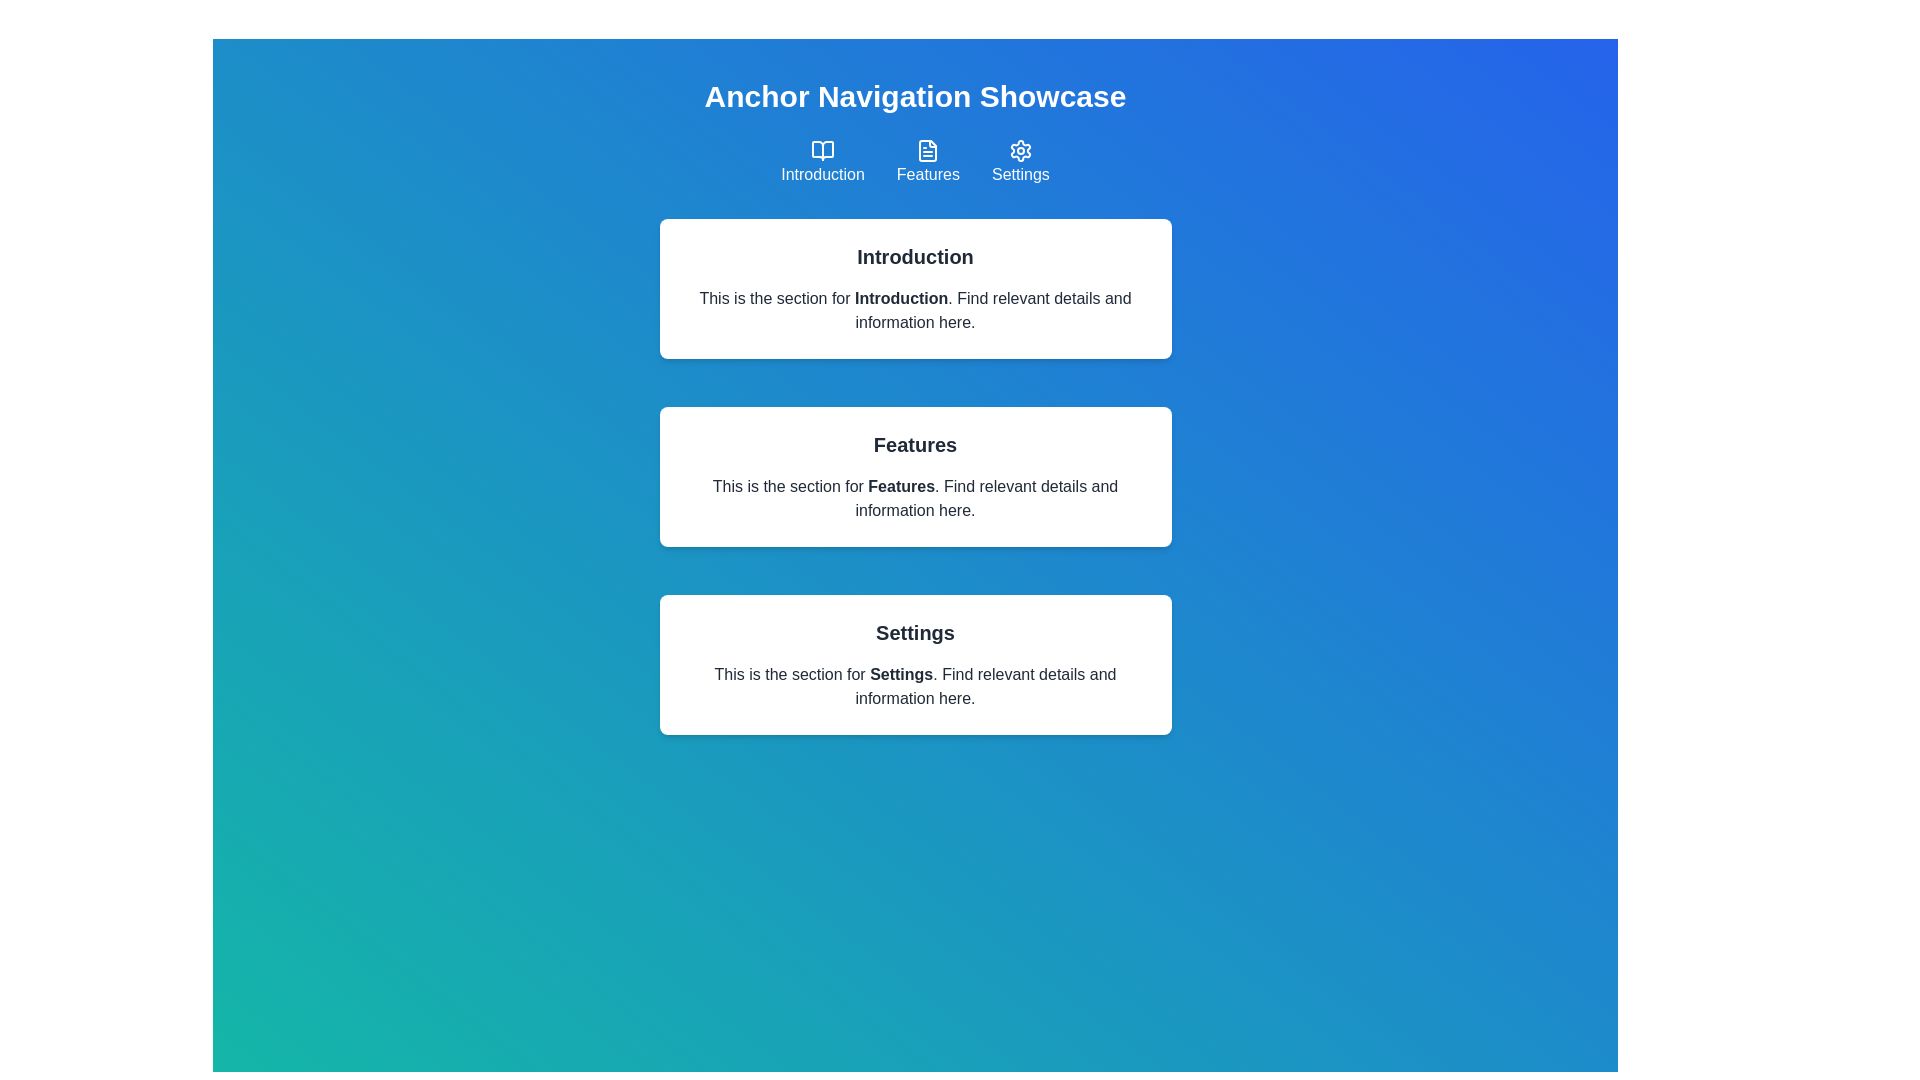 This screenshot has height=1080, width=1920. What do you see at coordinates (823, 173) in the screenshot?
I see `the navigation link labeled 'Introduction' in the upper section of the interface` at bounding box center [823, 173].